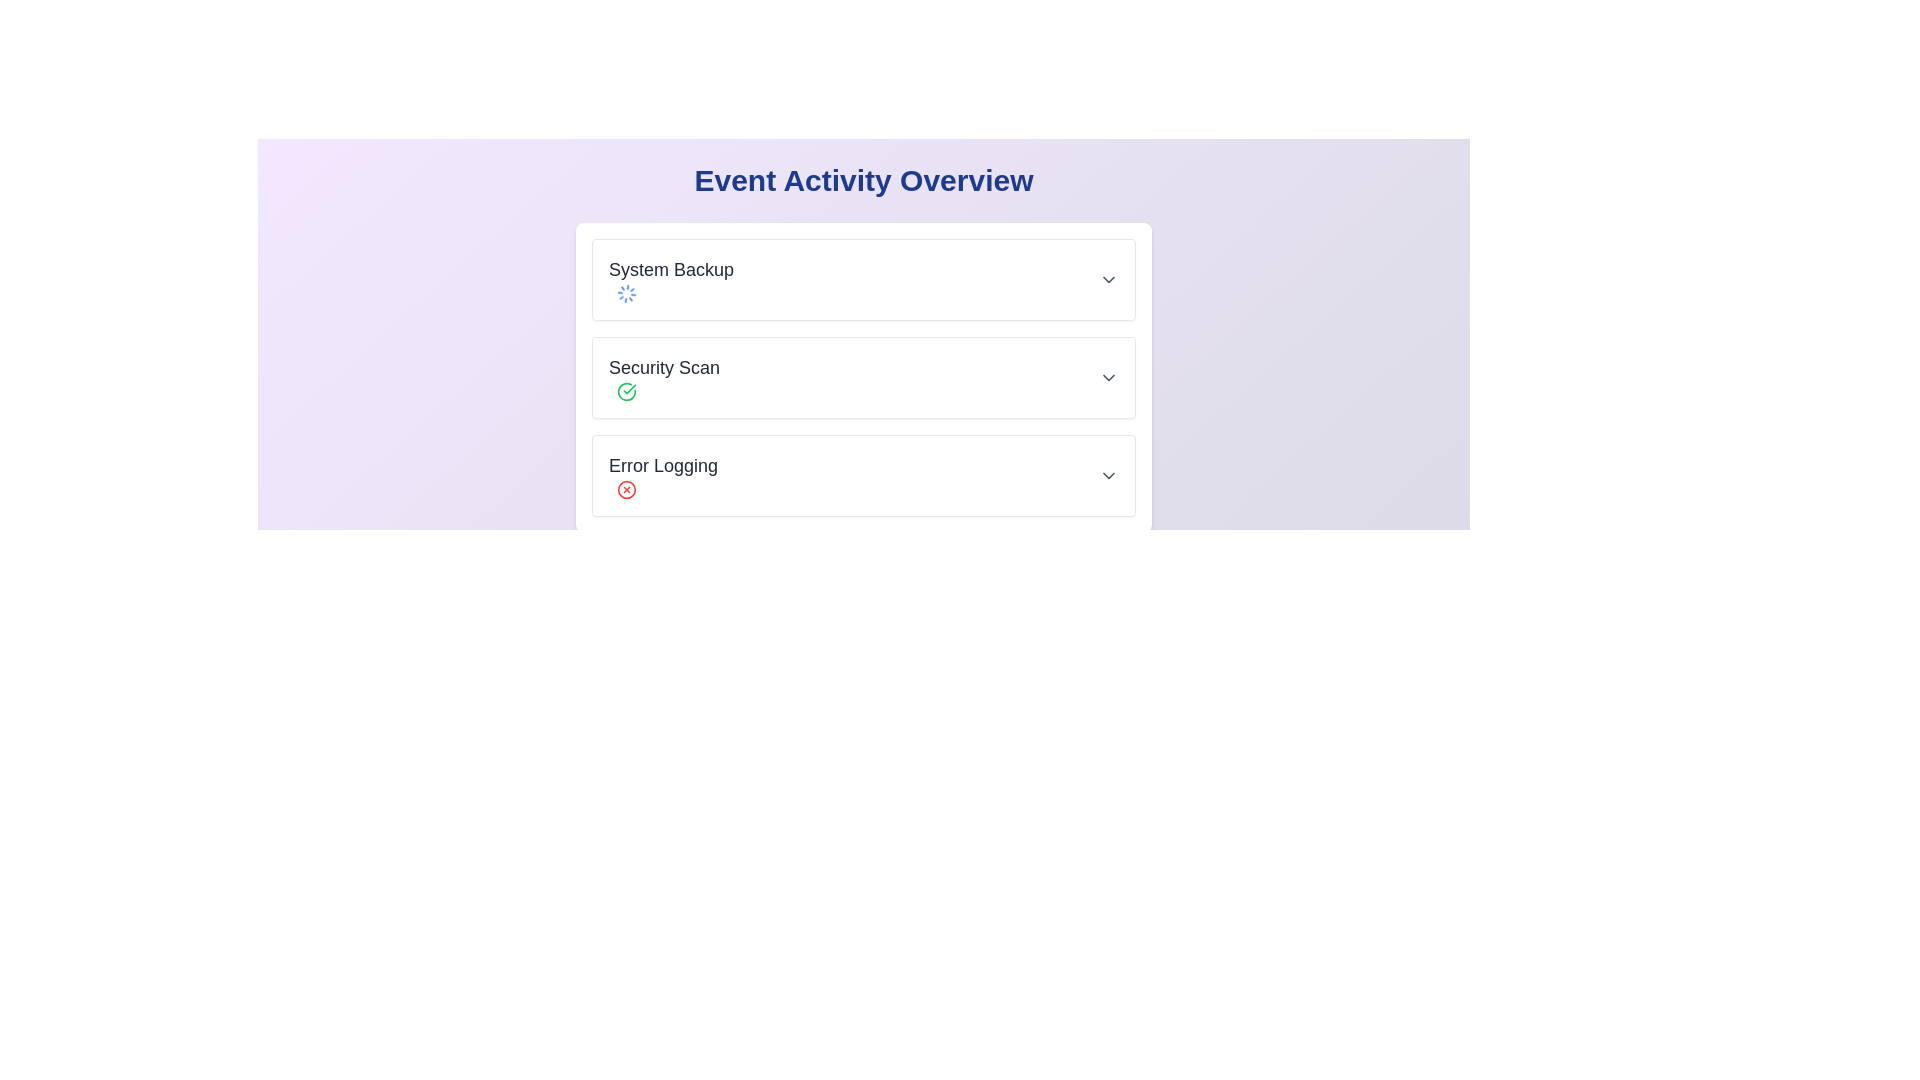 This screenshot has height=1080, width=1920. Describe the element at coordinates (626, 489) in the screenshot. I see `the circular red icon with a white border and a white cross in the middle, located next to the 'Error Logging' label` at that location.